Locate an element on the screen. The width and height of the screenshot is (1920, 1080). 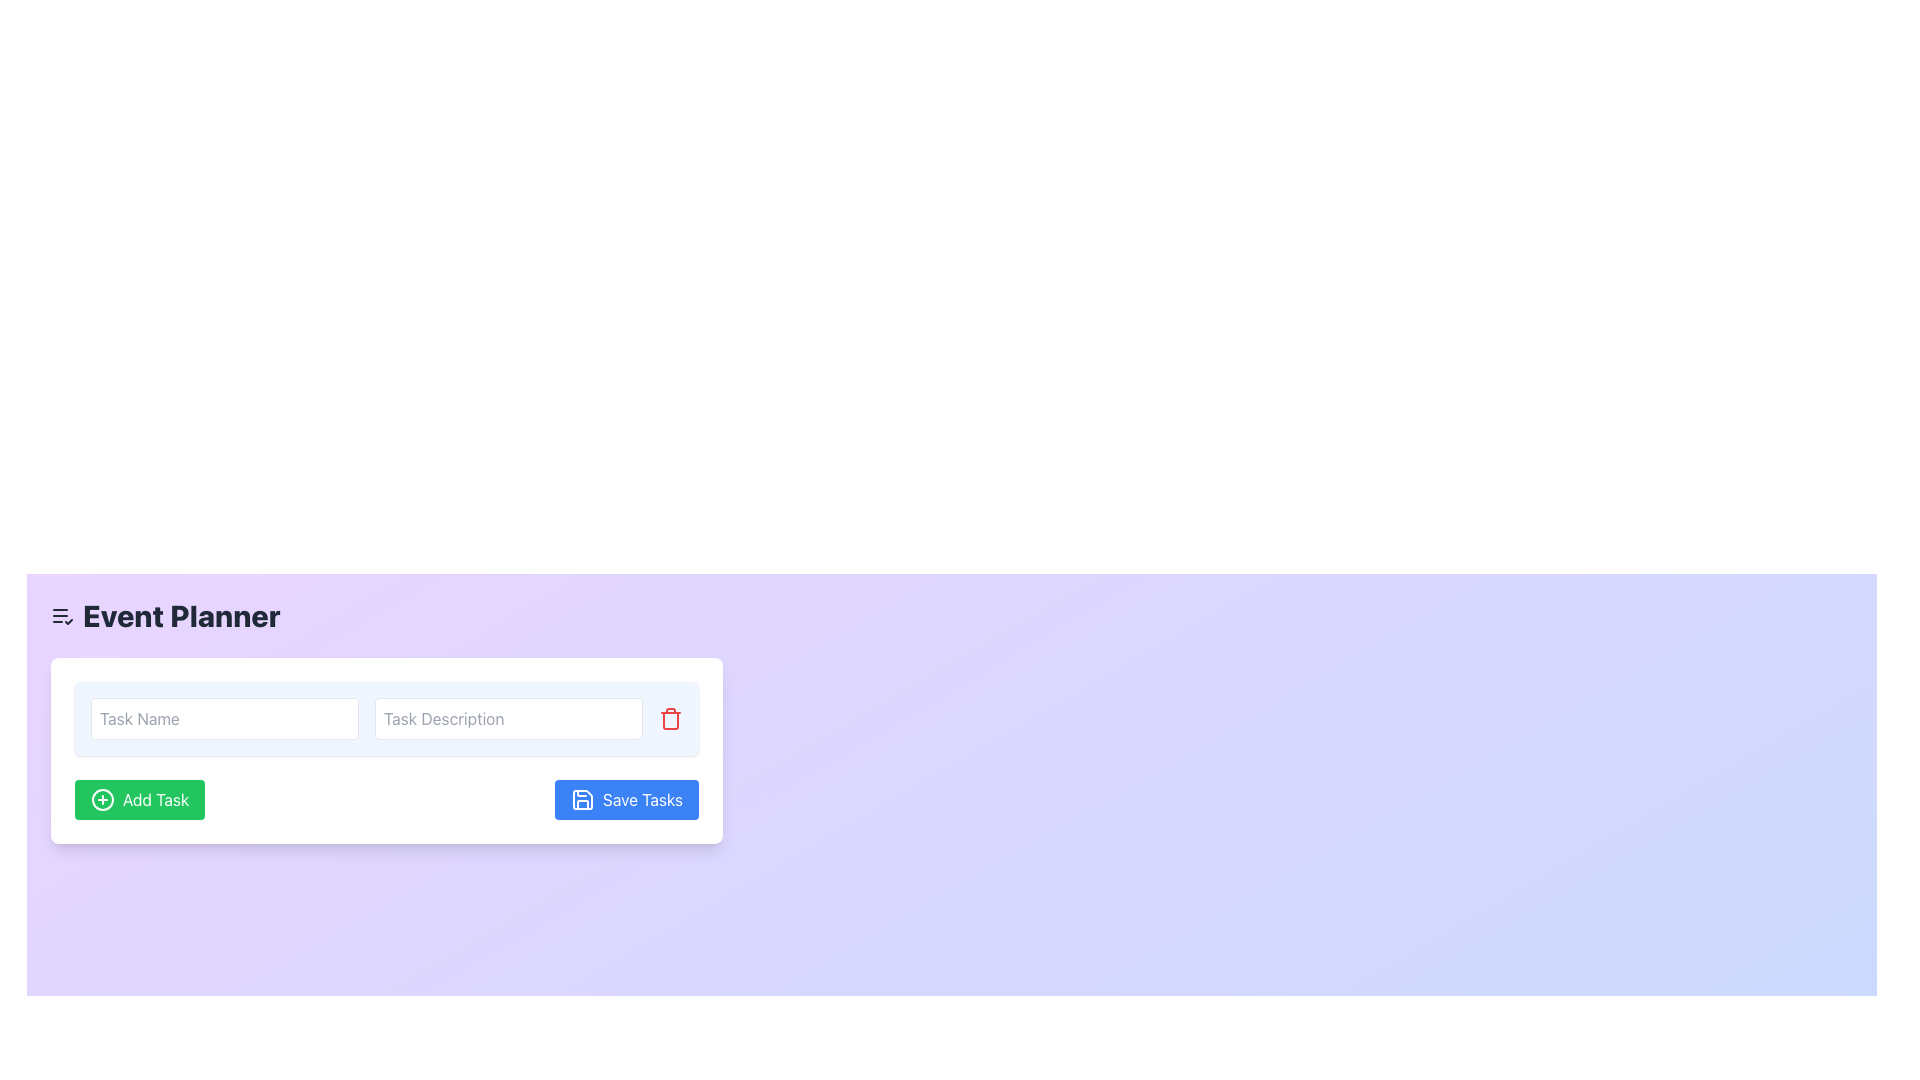
the delete button is located at coordinates (671, 717).